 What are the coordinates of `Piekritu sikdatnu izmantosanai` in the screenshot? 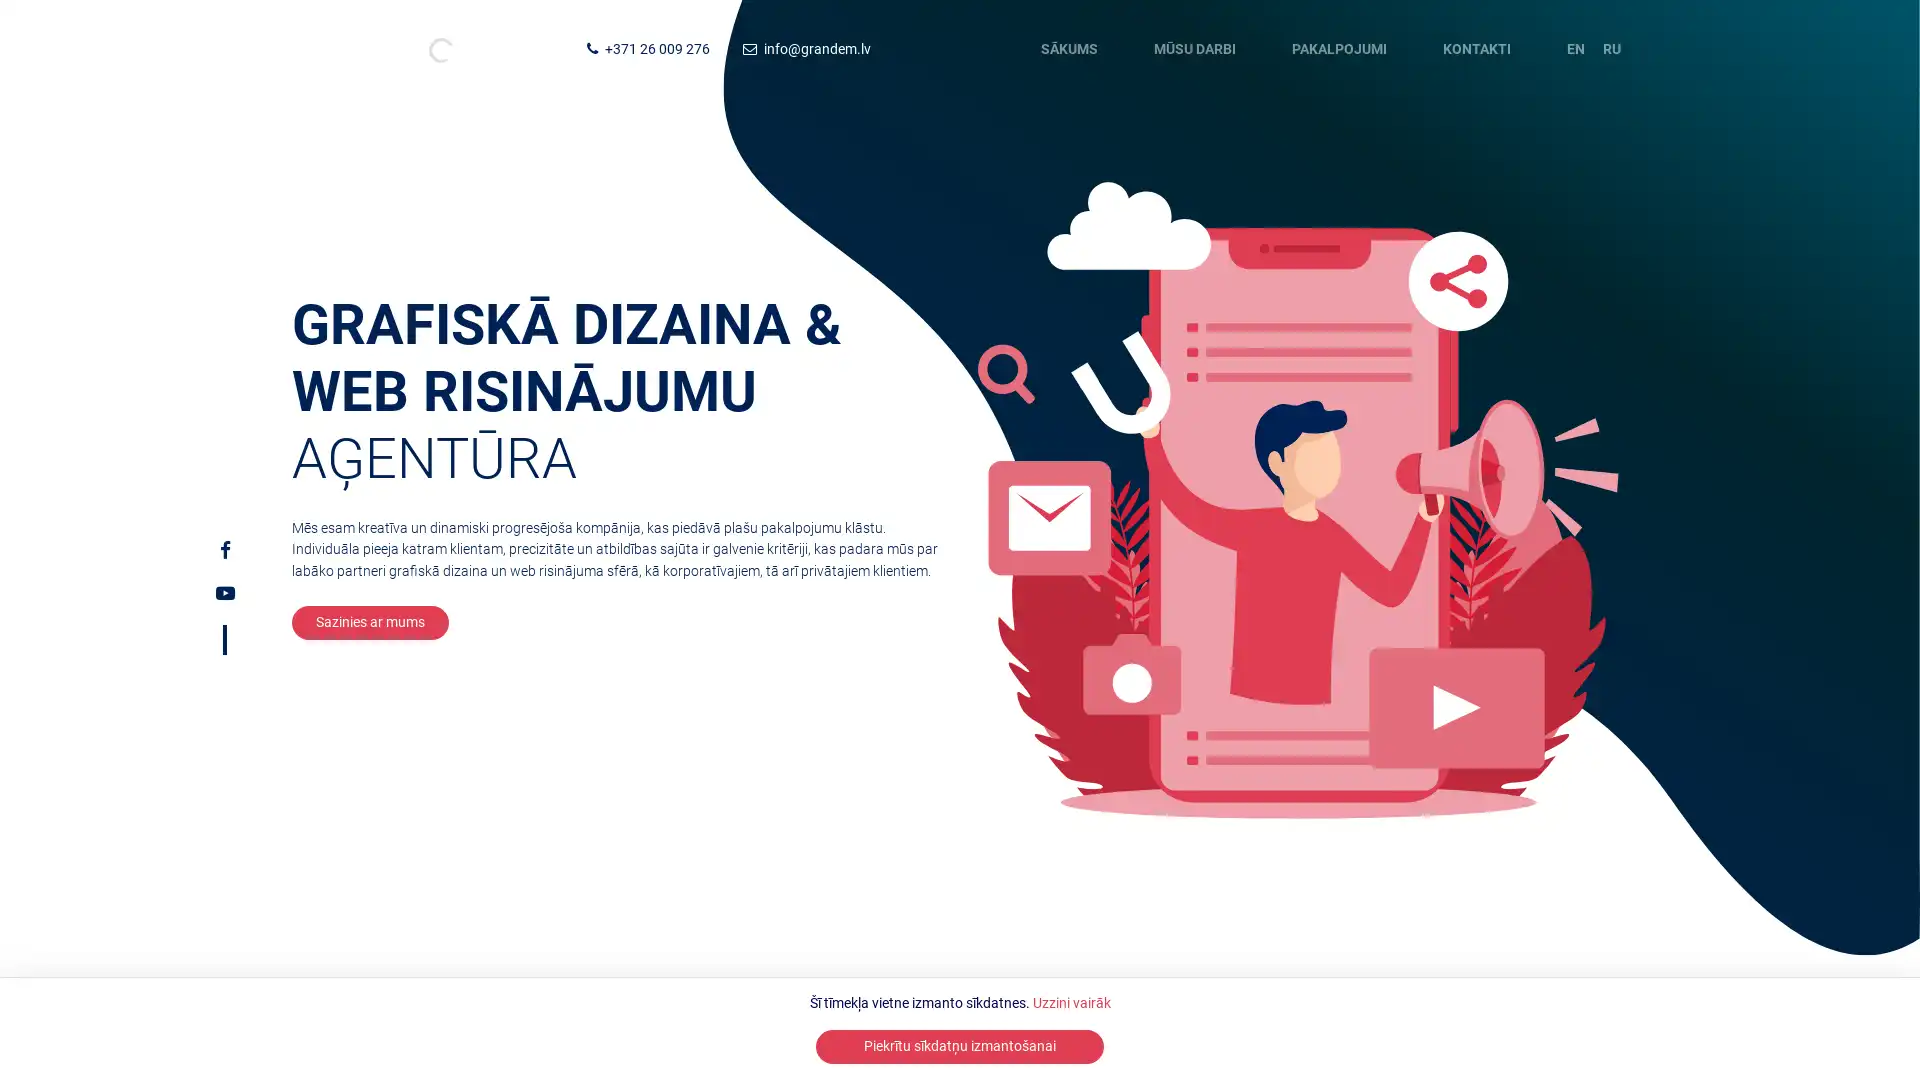 It's located at (960, 1045).